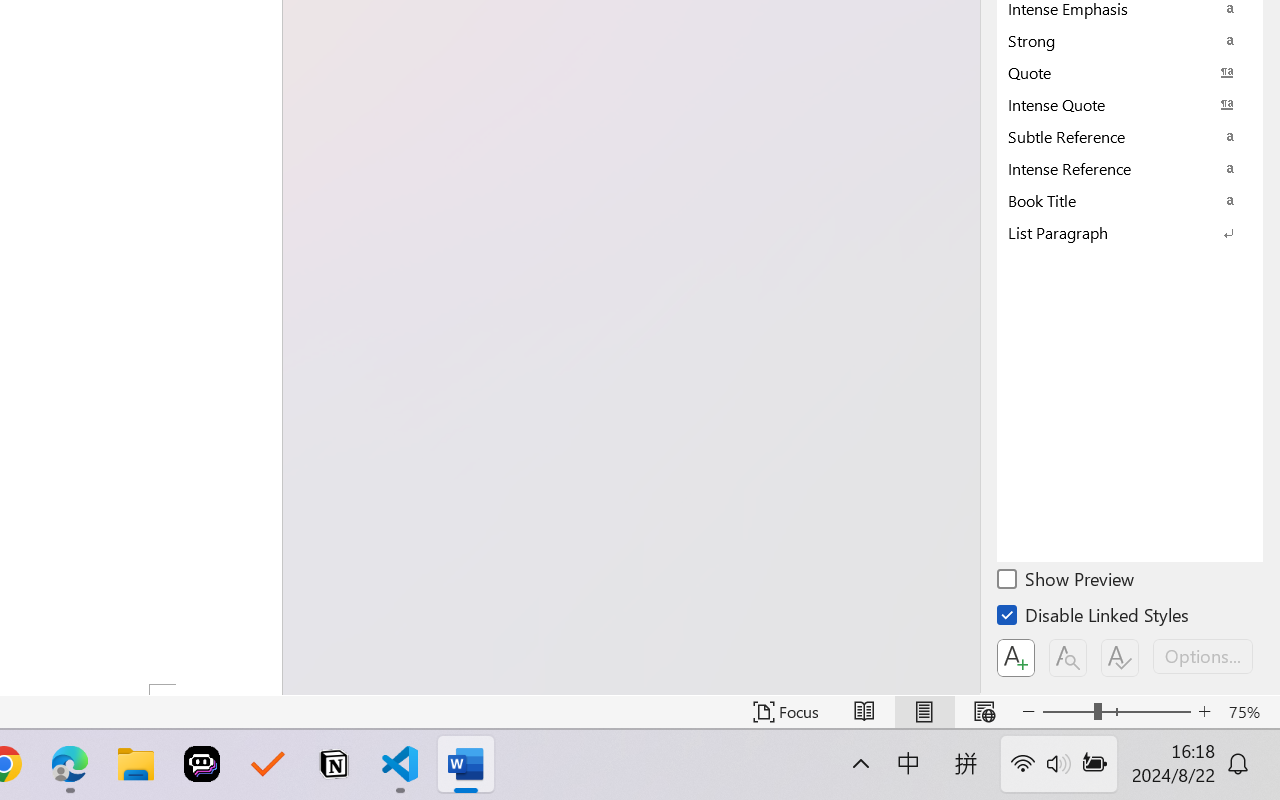  Describe the element at coordinates (1202, 655) in the screenshot. I see `'Options...'` at that location.